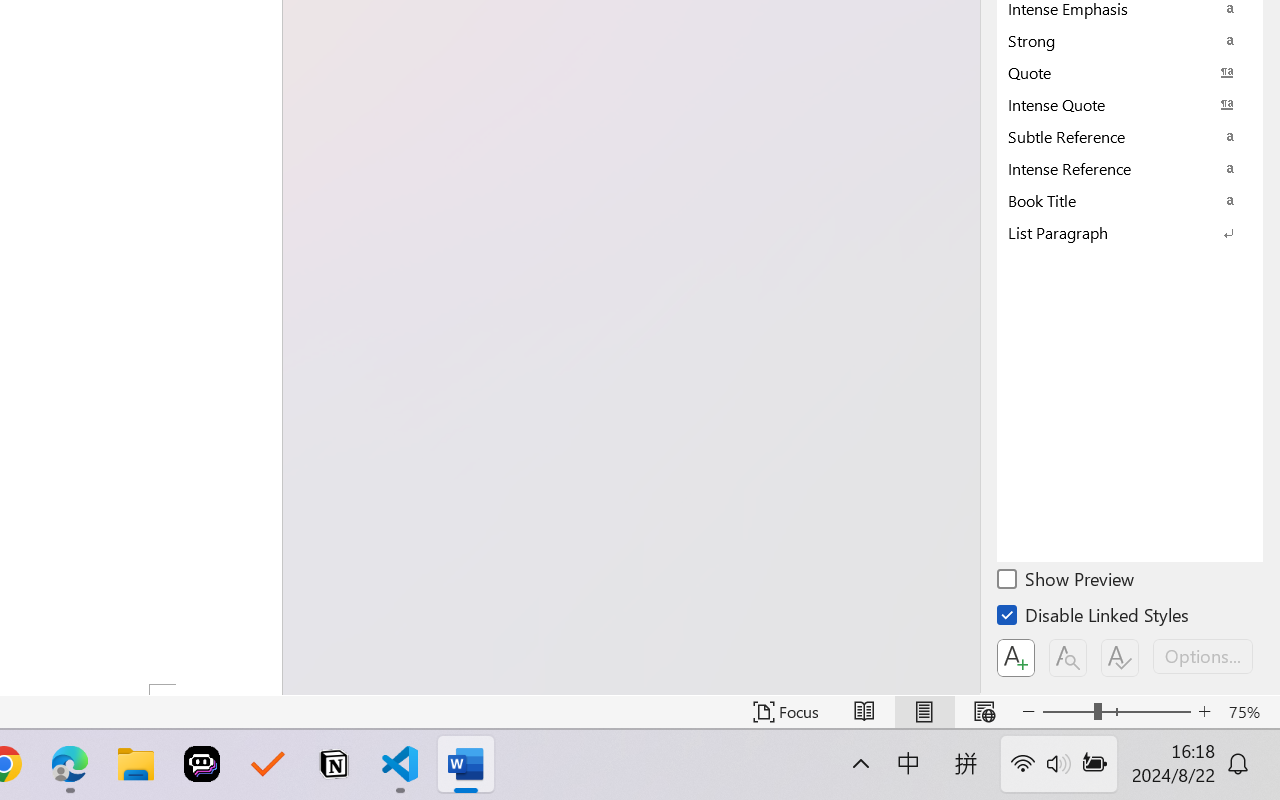  Describe the element at coordinates (1202, 655) in the screenshot. I see `'Options...'` at that location.